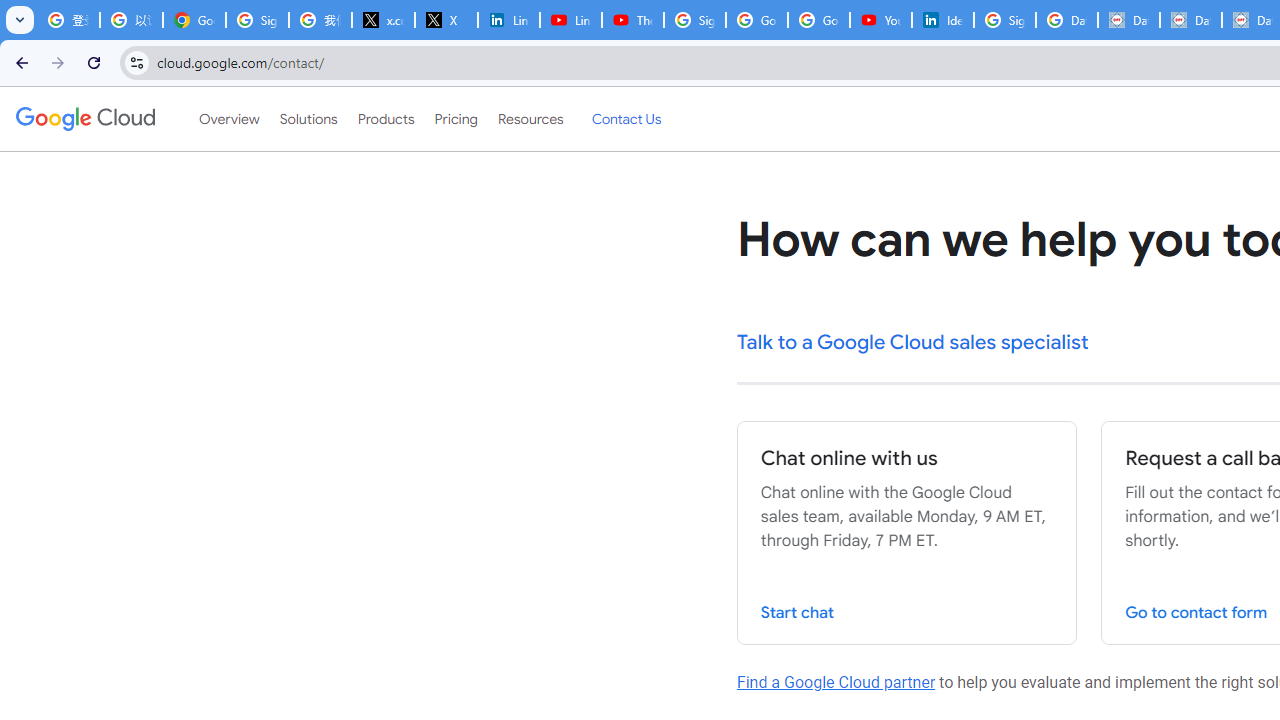 The height and width of the screenshot is (720, 1280). What do you see at coordinates (454, 119) in the screenshot?
I see `'Pricing'` at bounding box center [454, 119].